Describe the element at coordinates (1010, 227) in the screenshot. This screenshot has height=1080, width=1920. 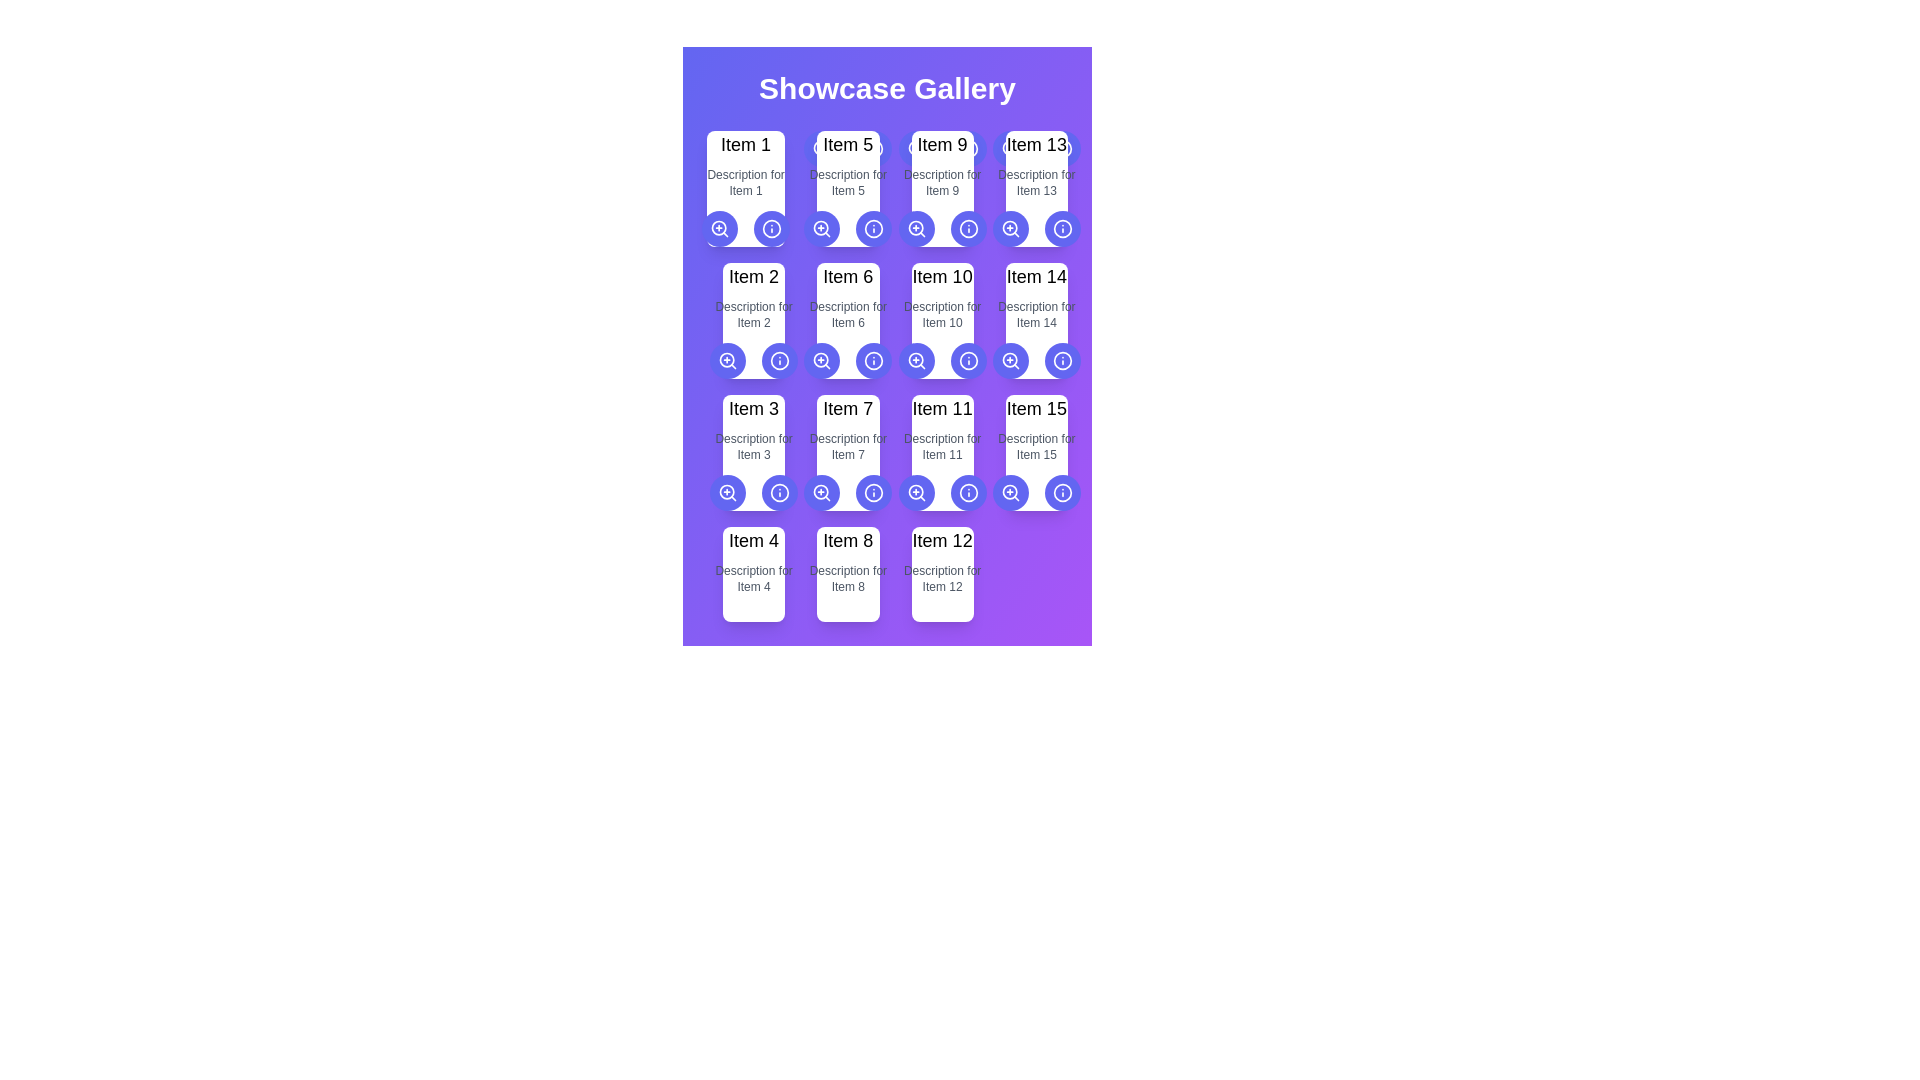
I see `the SVG circle element of the zoom-in icon, which is part of the control set for 'Item 13' card` at that location.